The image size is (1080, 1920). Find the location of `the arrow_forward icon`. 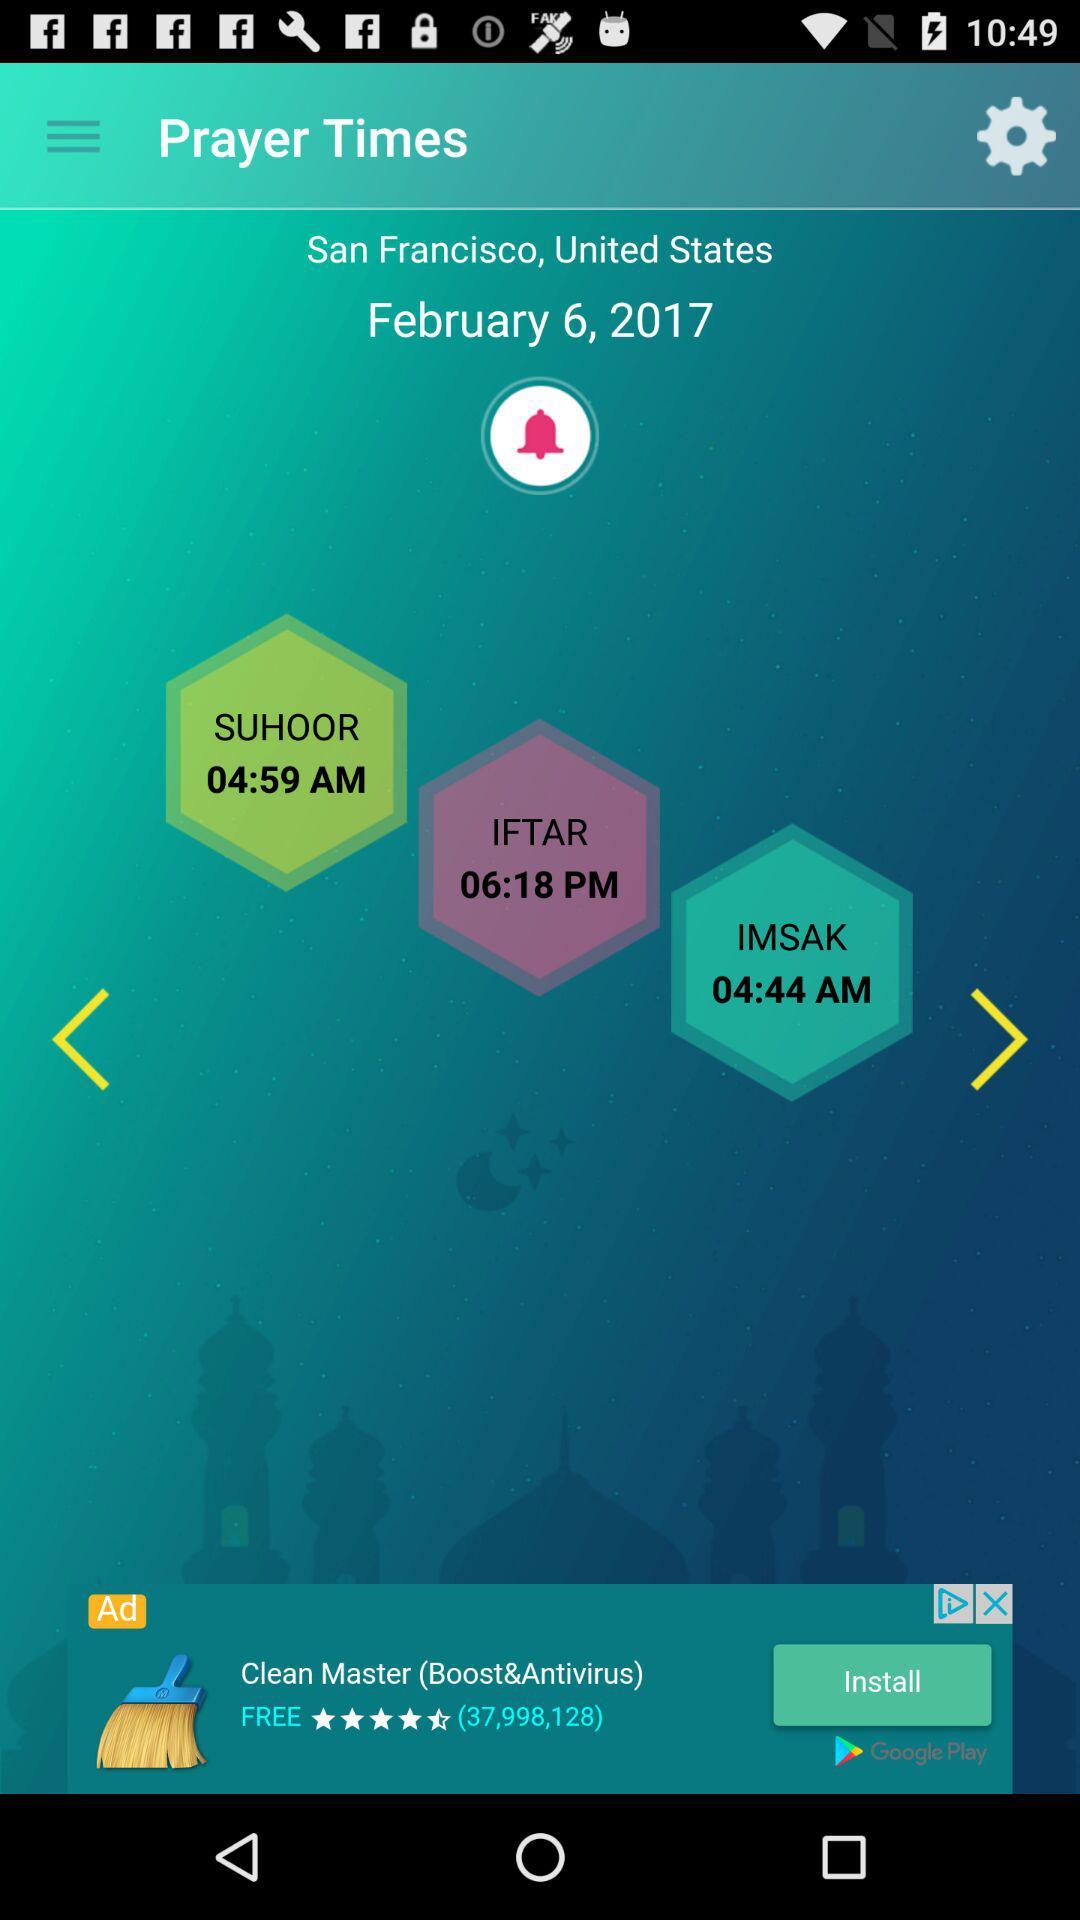

the arrow_forward icon is located at coordinates (999, 1111).